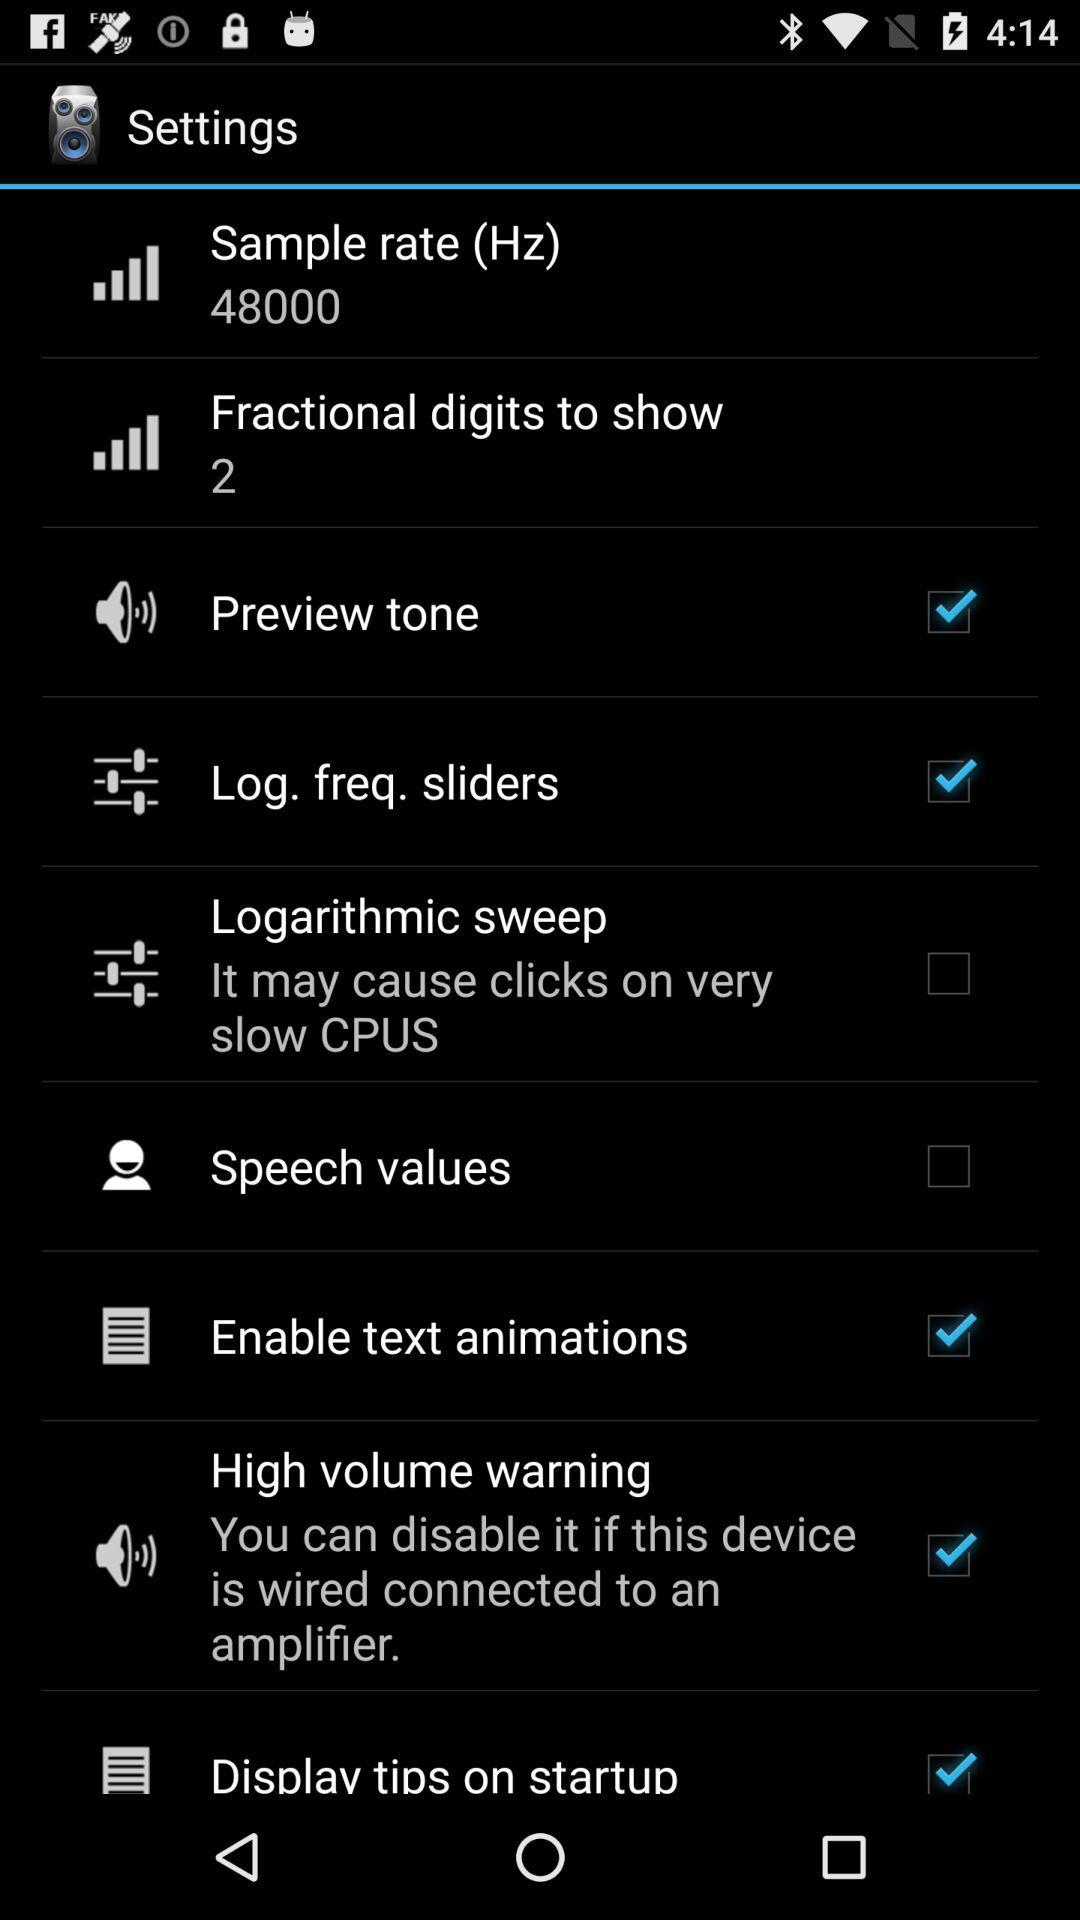 The image size is (1080, 1920). Describe the element at coordinates (429, 1468) in the screenshot. I see `the item below enable text animations app` at that location.